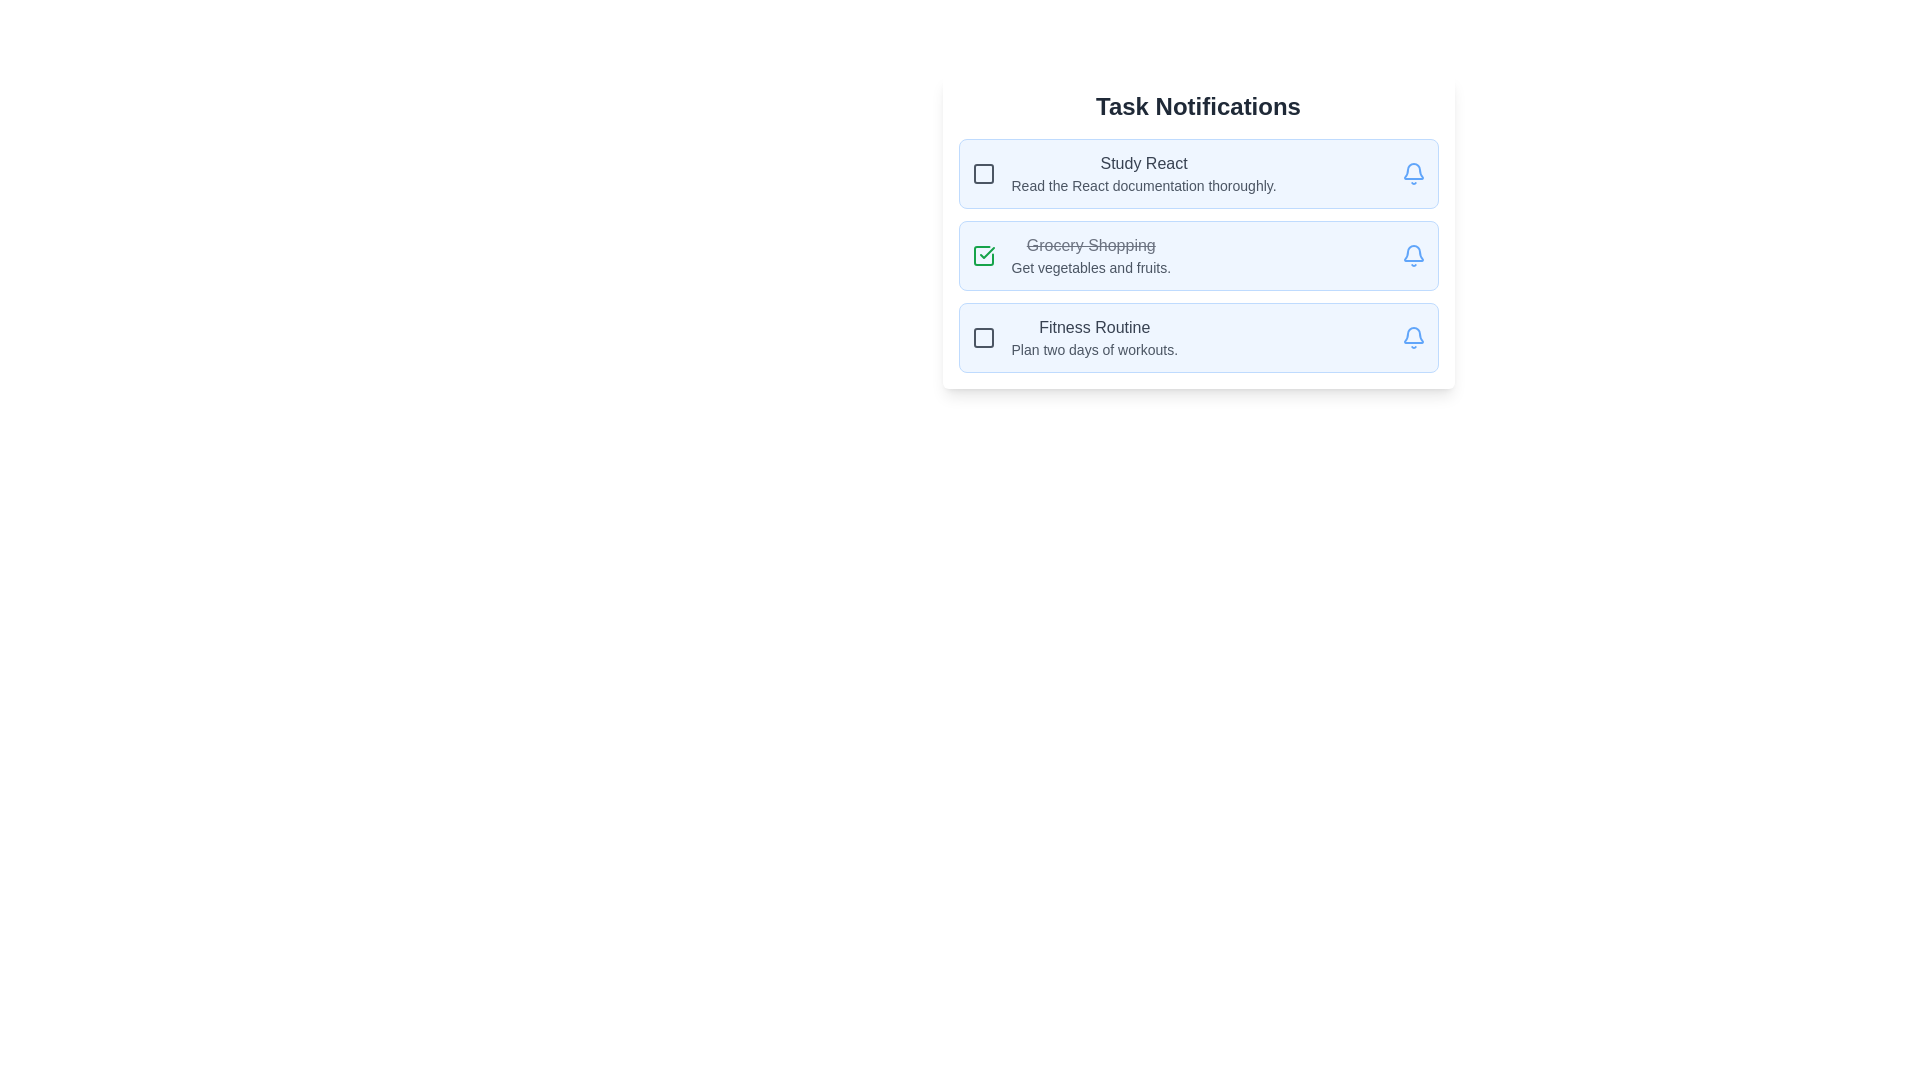 The height and width of the screenshot is (1080, 1920). I want to click on the checkbox to the left of the 'Grocery Shopping' task, so click(983, 254).